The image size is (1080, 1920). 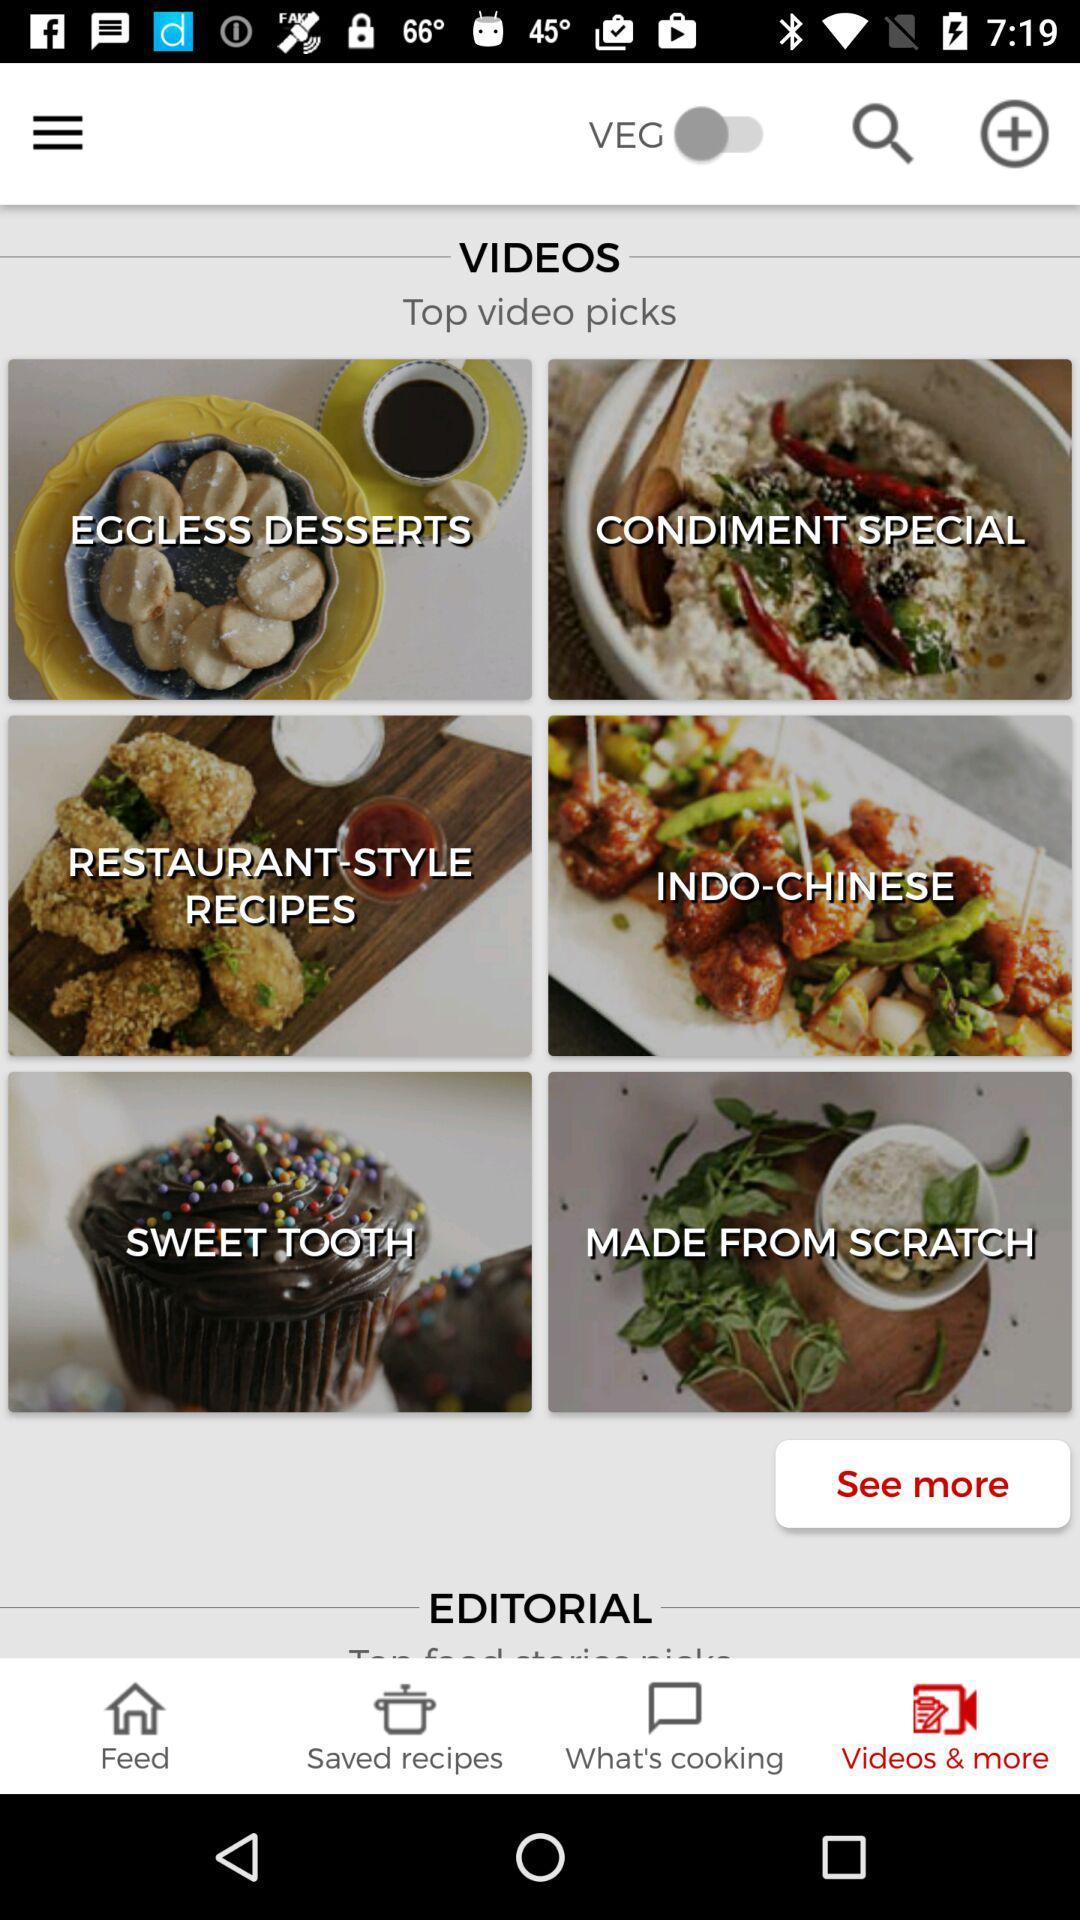 What do you see at coordinates (405, 1725) in the screenshot?
I see `the item to the left of the what's cooking` at bounding box center [405, 1725].